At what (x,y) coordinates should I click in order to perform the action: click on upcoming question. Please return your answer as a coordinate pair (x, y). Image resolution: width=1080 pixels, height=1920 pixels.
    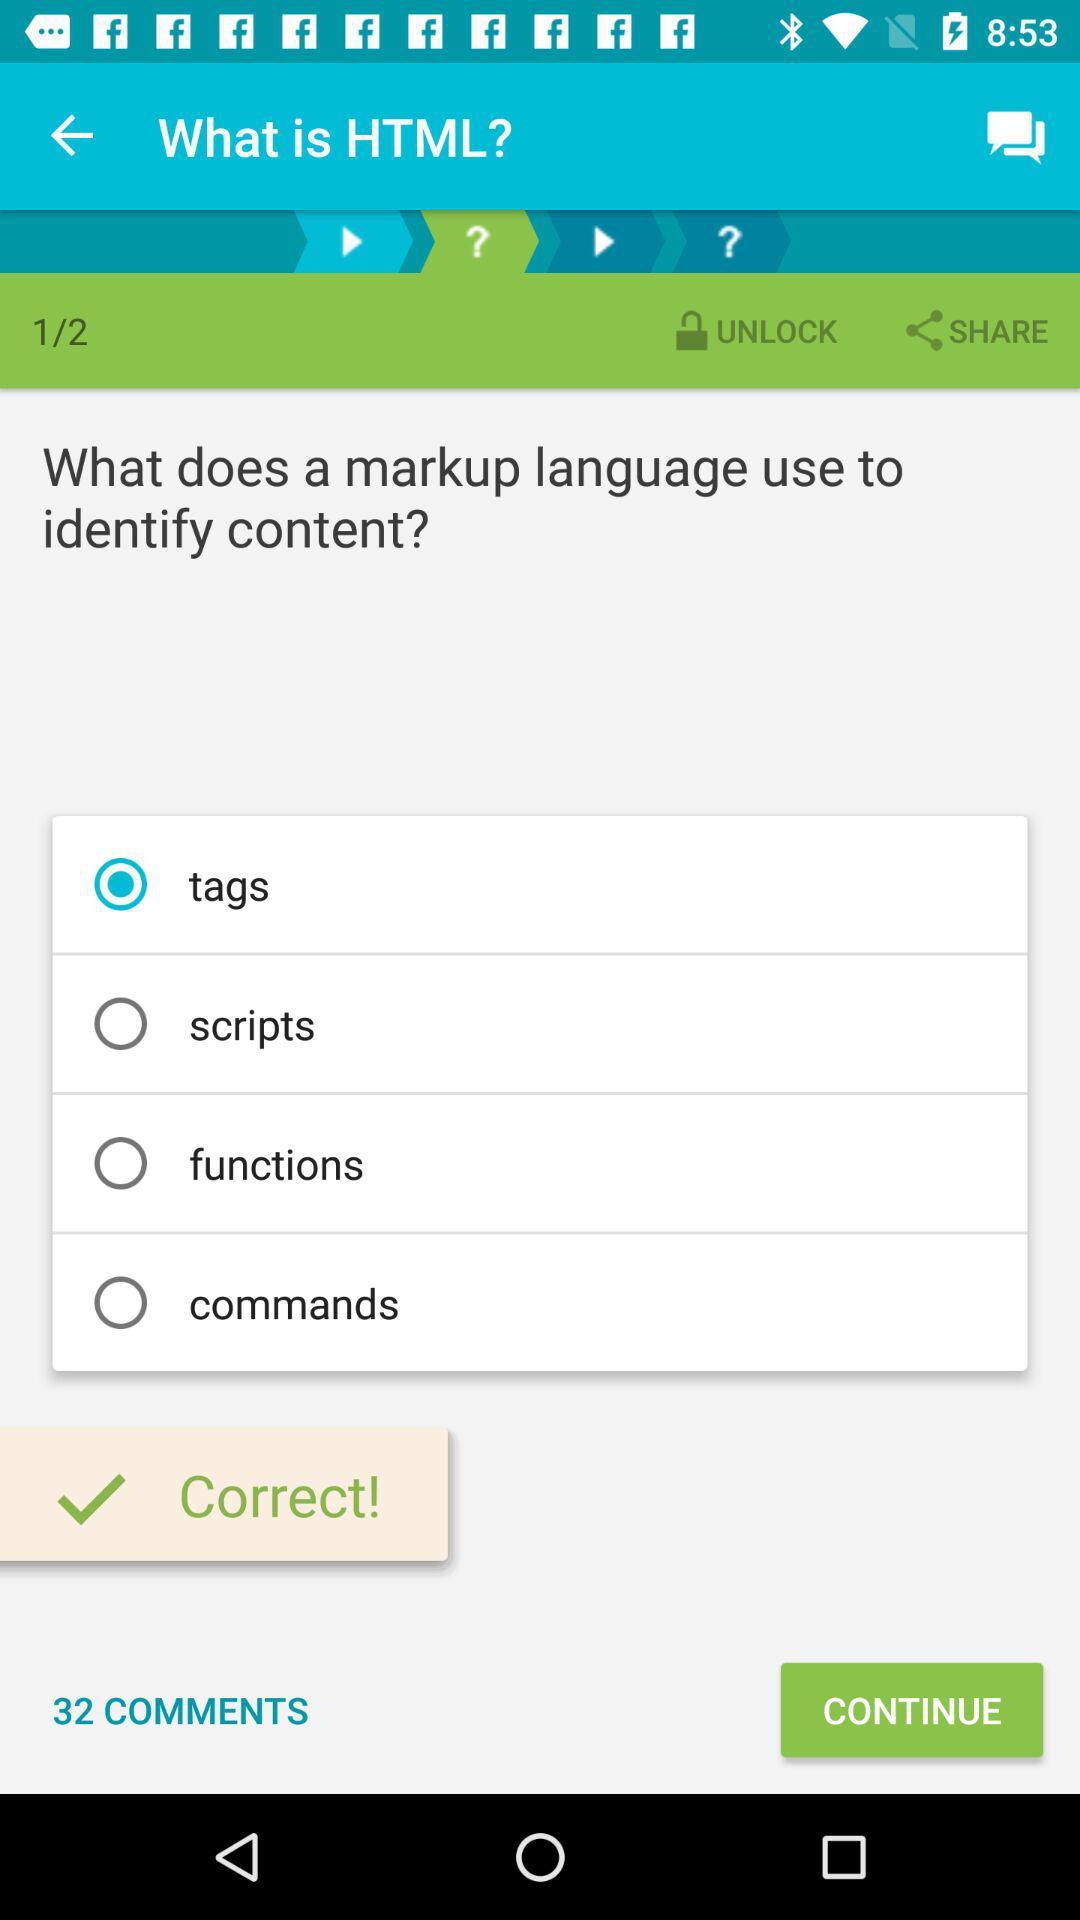
    Looking at the image, I should click on (729, 240).